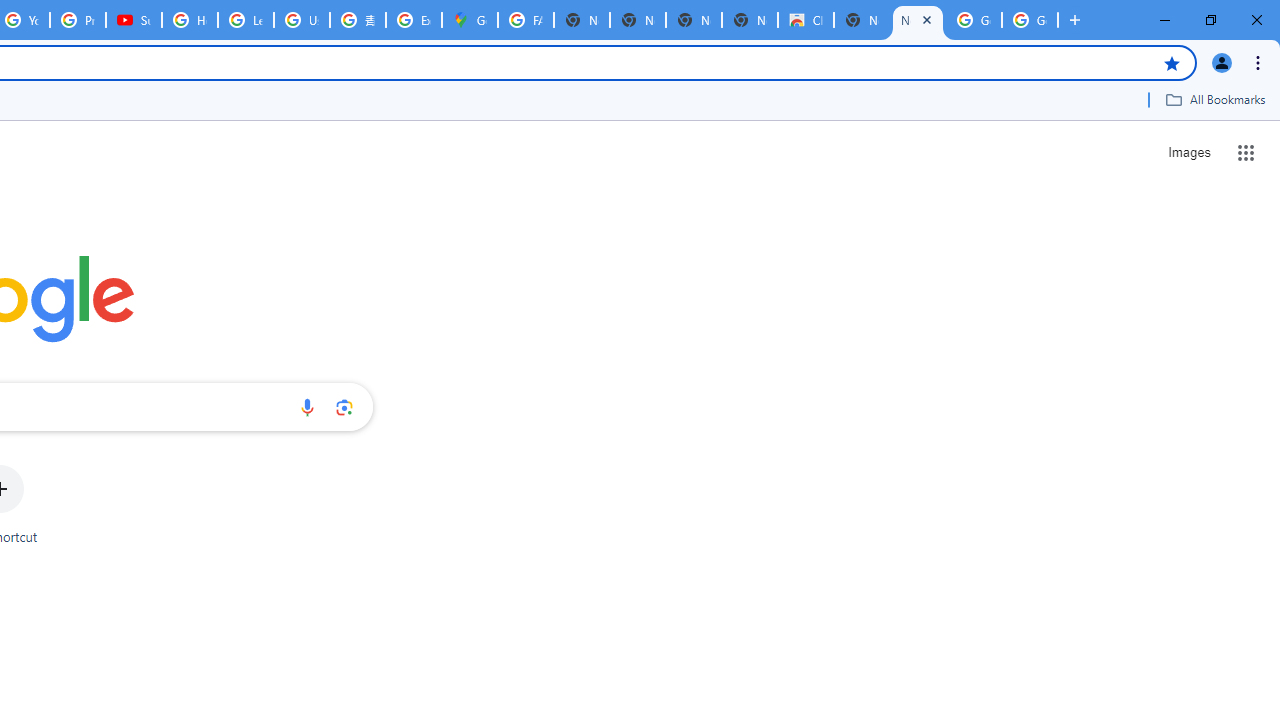 This screenshot has height=720, width=1280. Describe the element at coordinates (468, 20) in the screenshot. I see `'Google Maps'` at that location.